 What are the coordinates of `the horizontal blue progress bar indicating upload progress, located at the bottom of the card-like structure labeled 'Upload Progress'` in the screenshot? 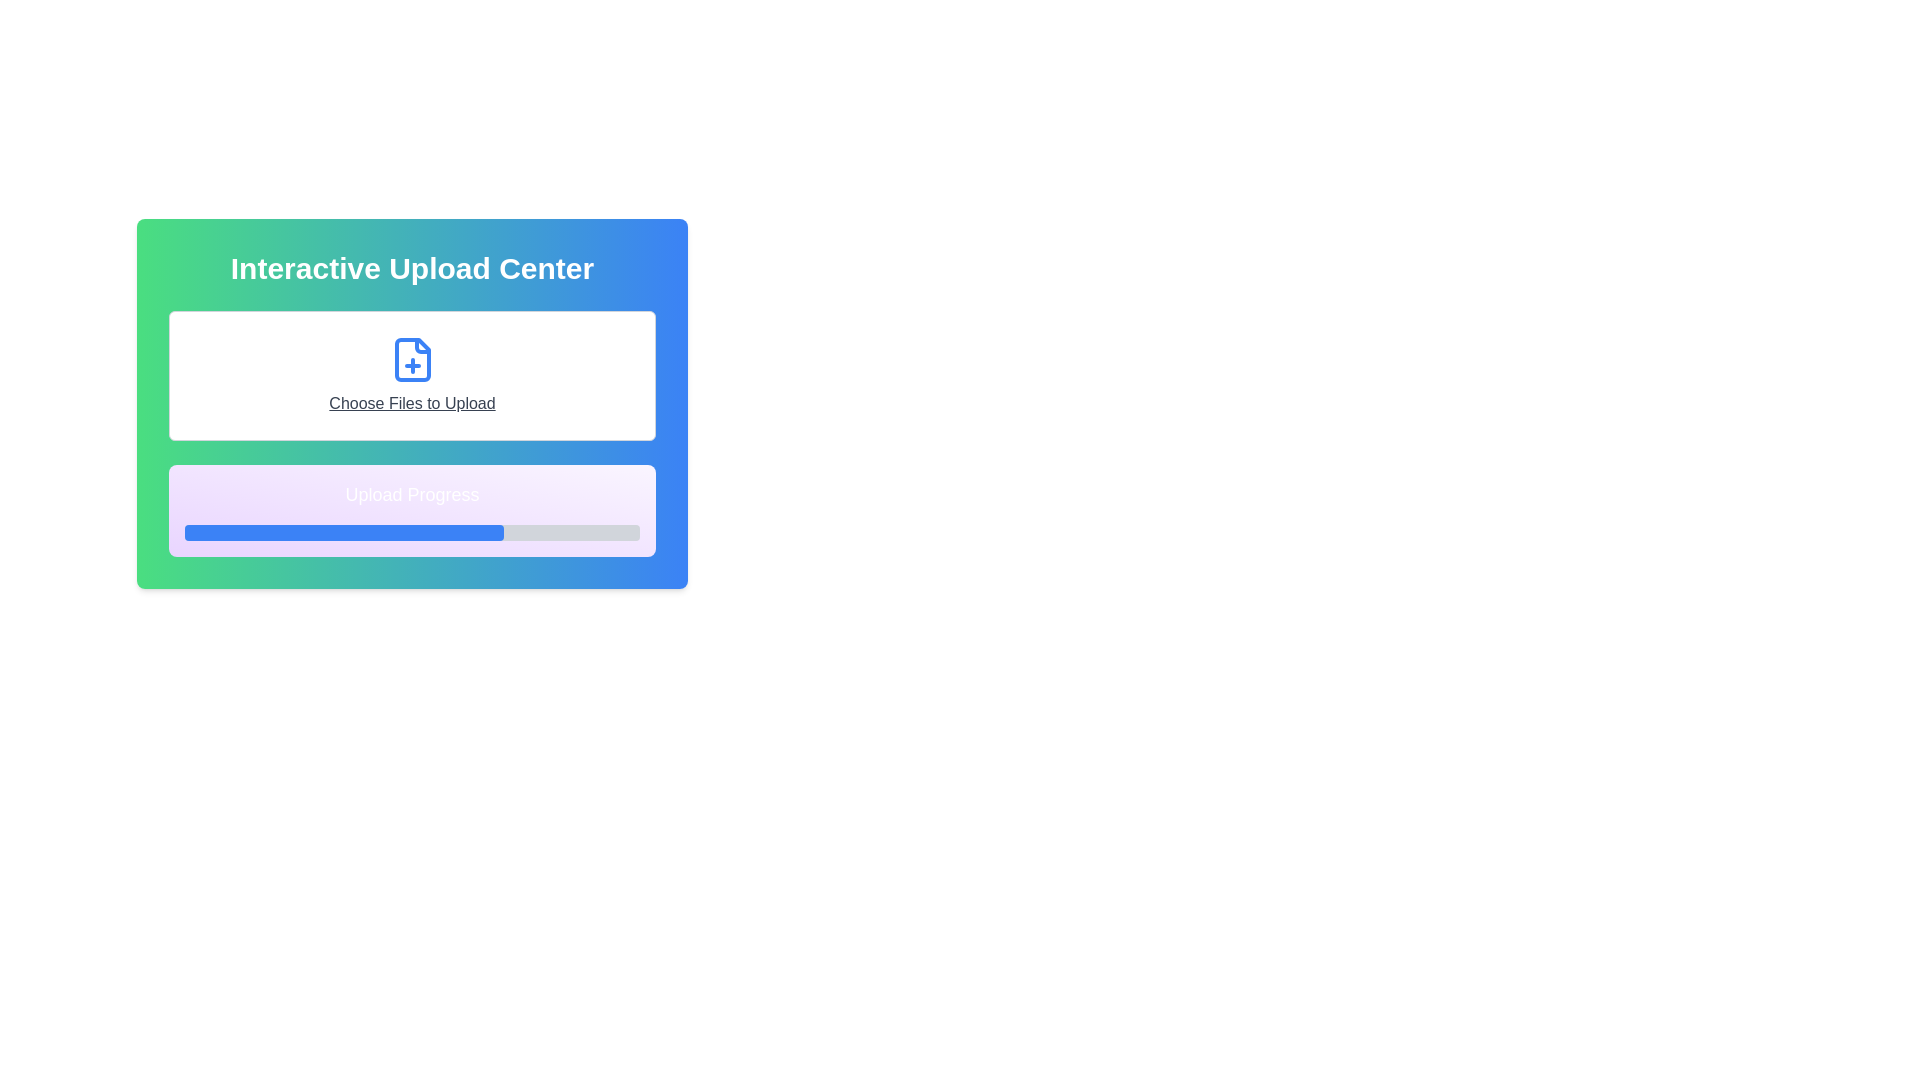 It's located at (344, 531).